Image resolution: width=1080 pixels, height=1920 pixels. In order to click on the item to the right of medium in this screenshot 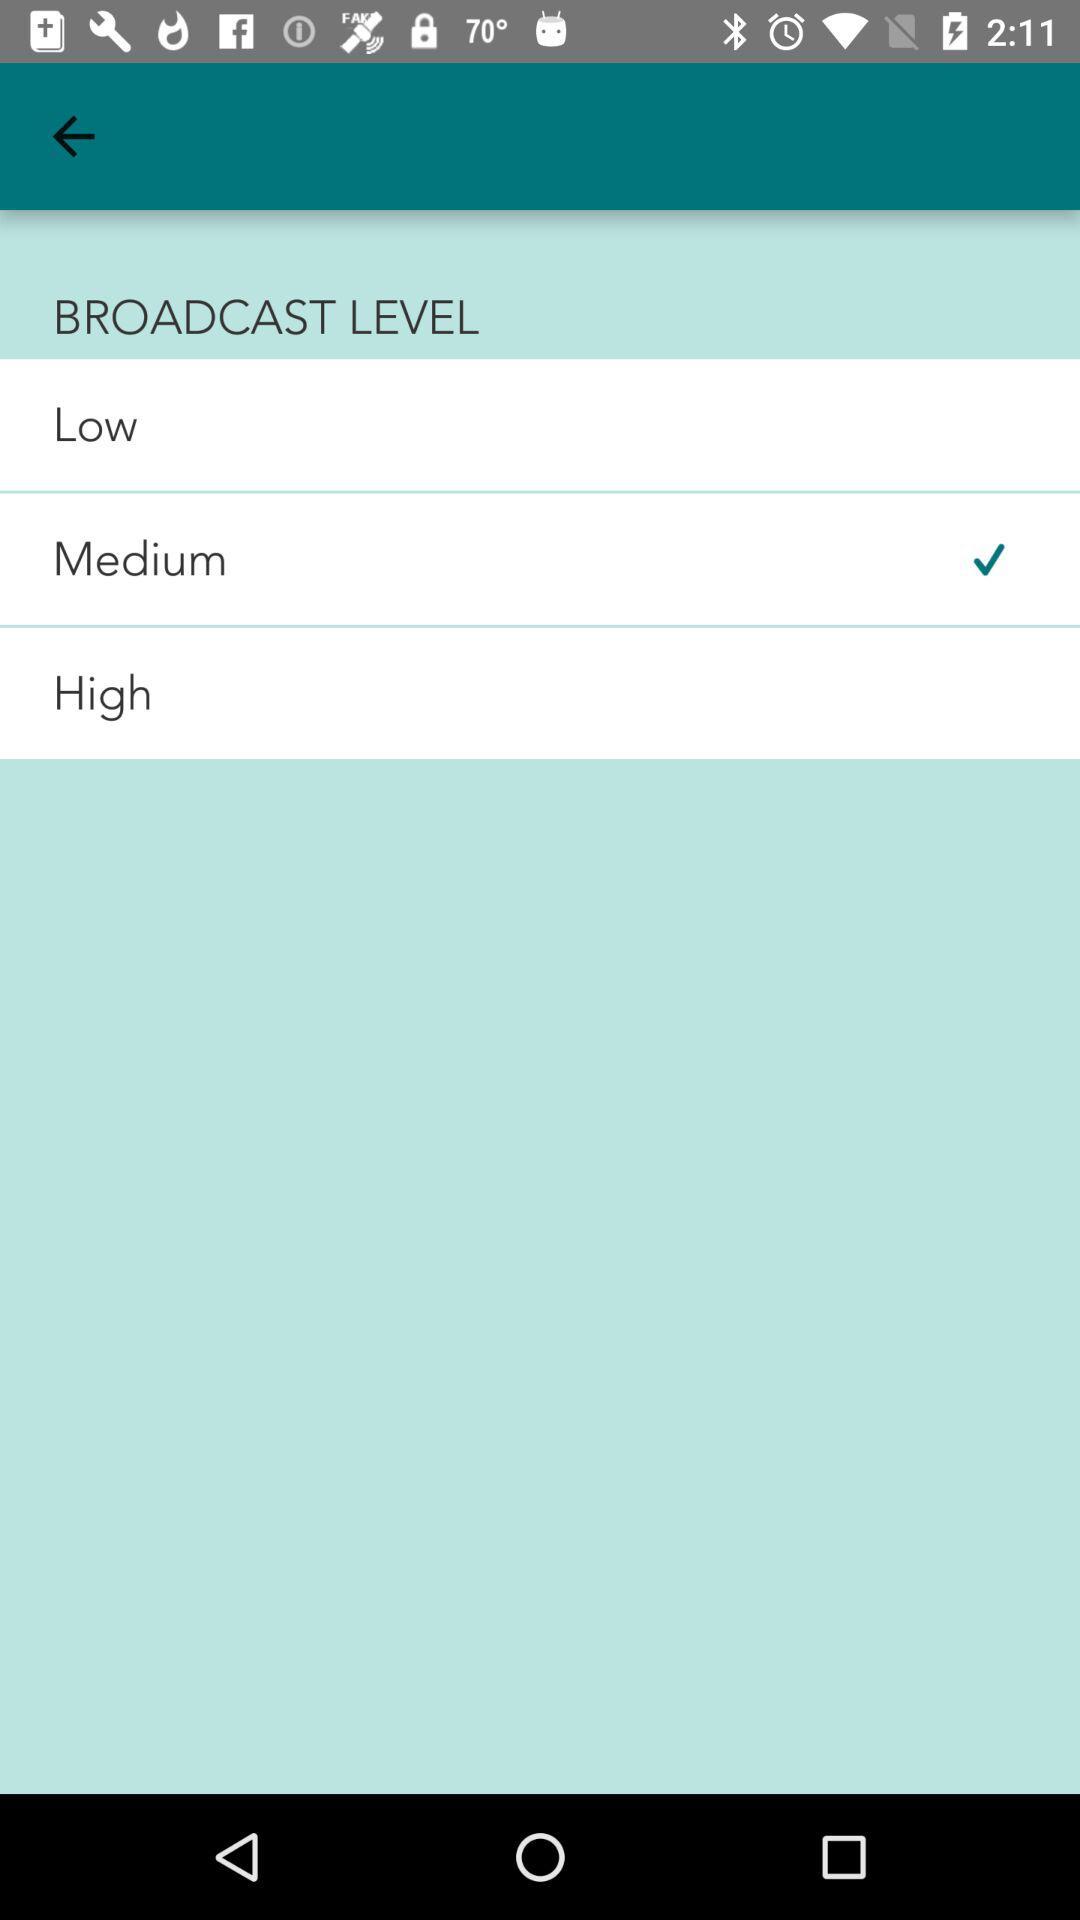, I will do `click(987, 559)`.